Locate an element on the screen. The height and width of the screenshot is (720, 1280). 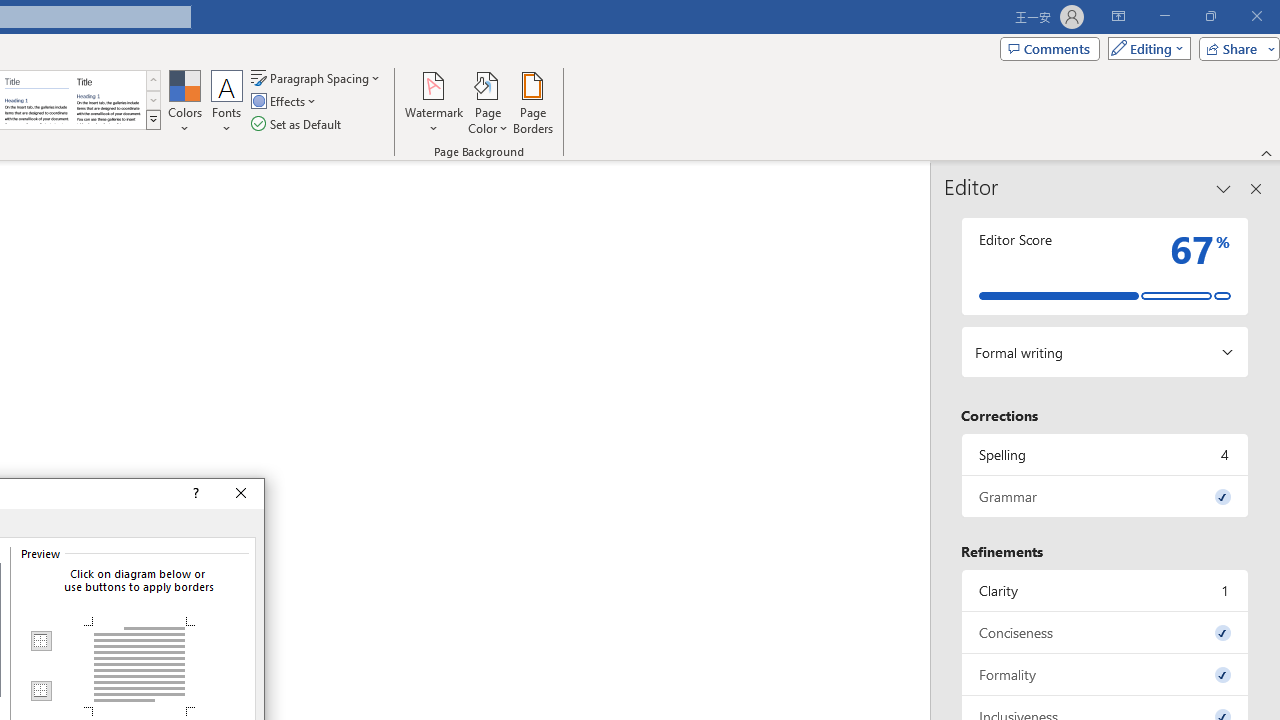
'Row Down' is located at coordinates (152, 100).